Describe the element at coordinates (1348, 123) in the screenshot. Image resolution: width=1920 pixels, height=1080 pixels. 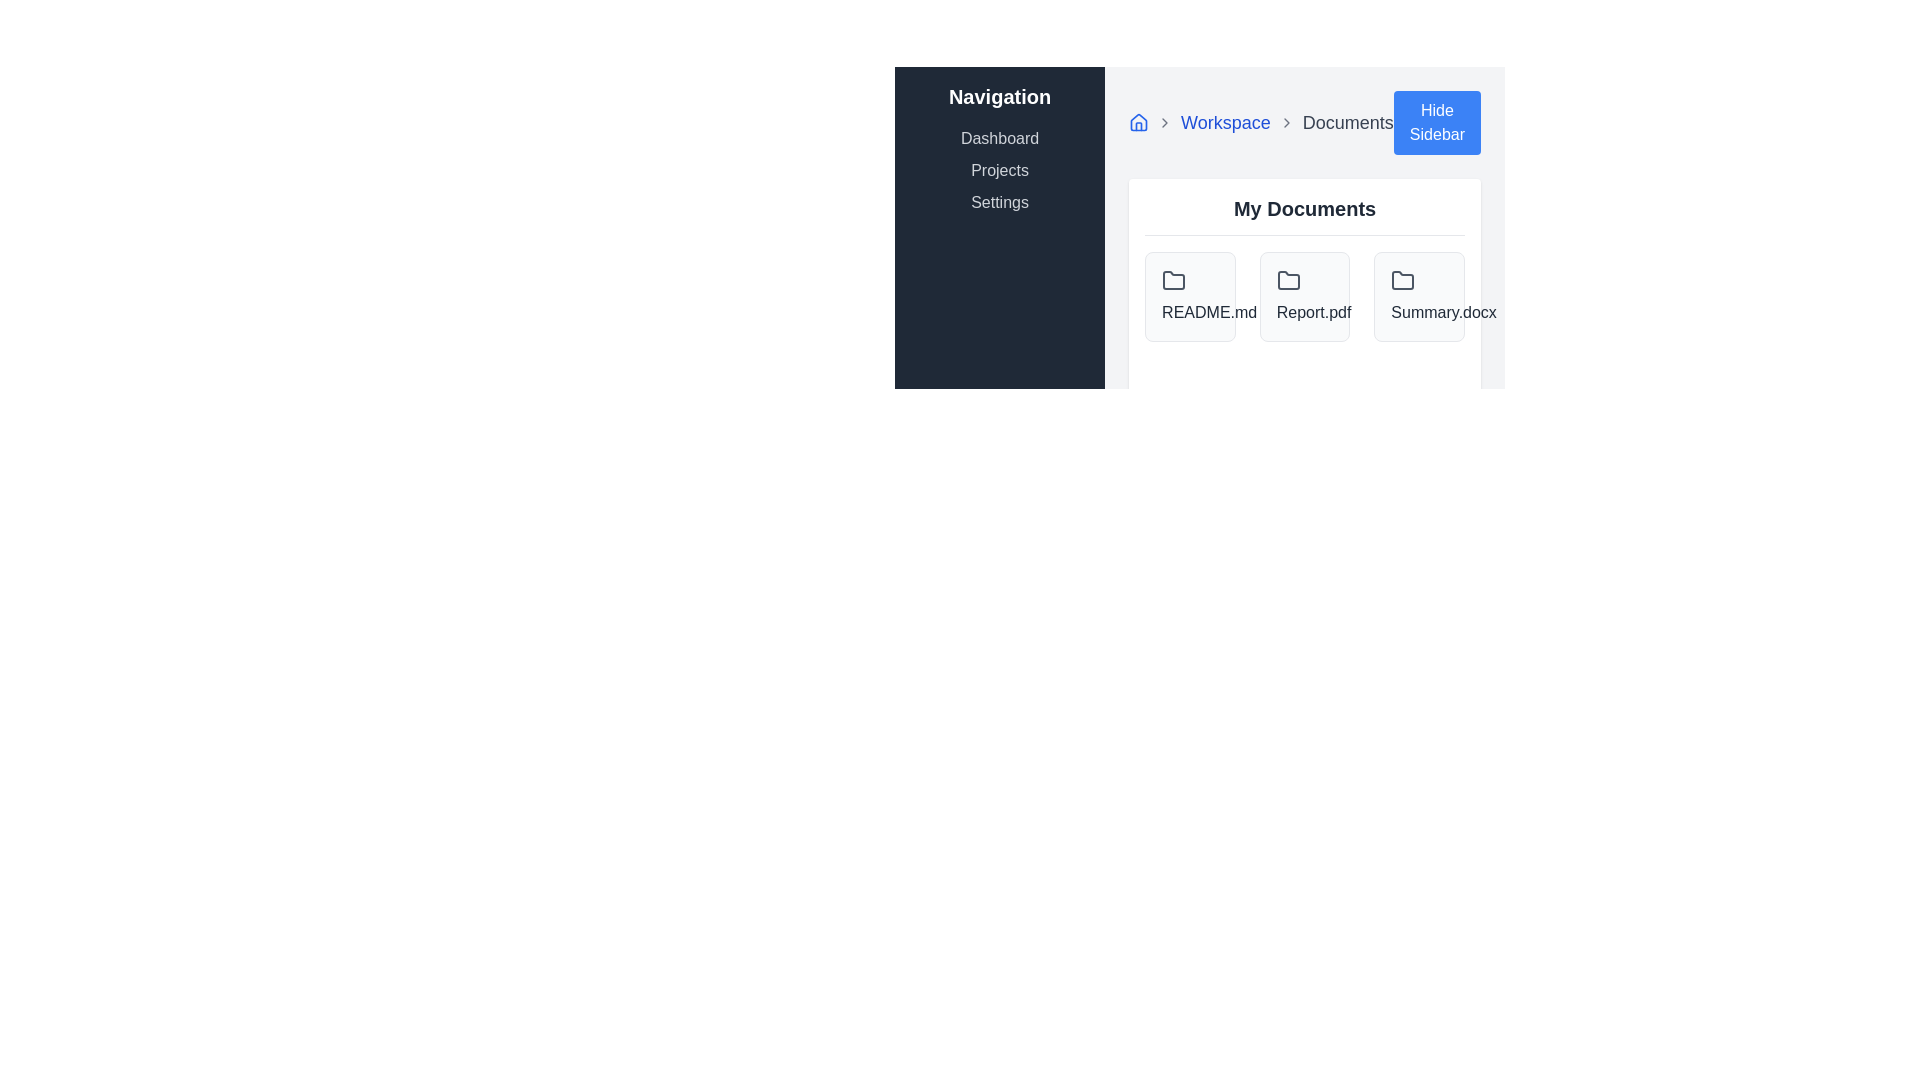
I see `the 'Documents' text label, which is styled in gray and part of a breadcrumb navigation sequence, positioned to the right of the 'Workspace' text` at that location.